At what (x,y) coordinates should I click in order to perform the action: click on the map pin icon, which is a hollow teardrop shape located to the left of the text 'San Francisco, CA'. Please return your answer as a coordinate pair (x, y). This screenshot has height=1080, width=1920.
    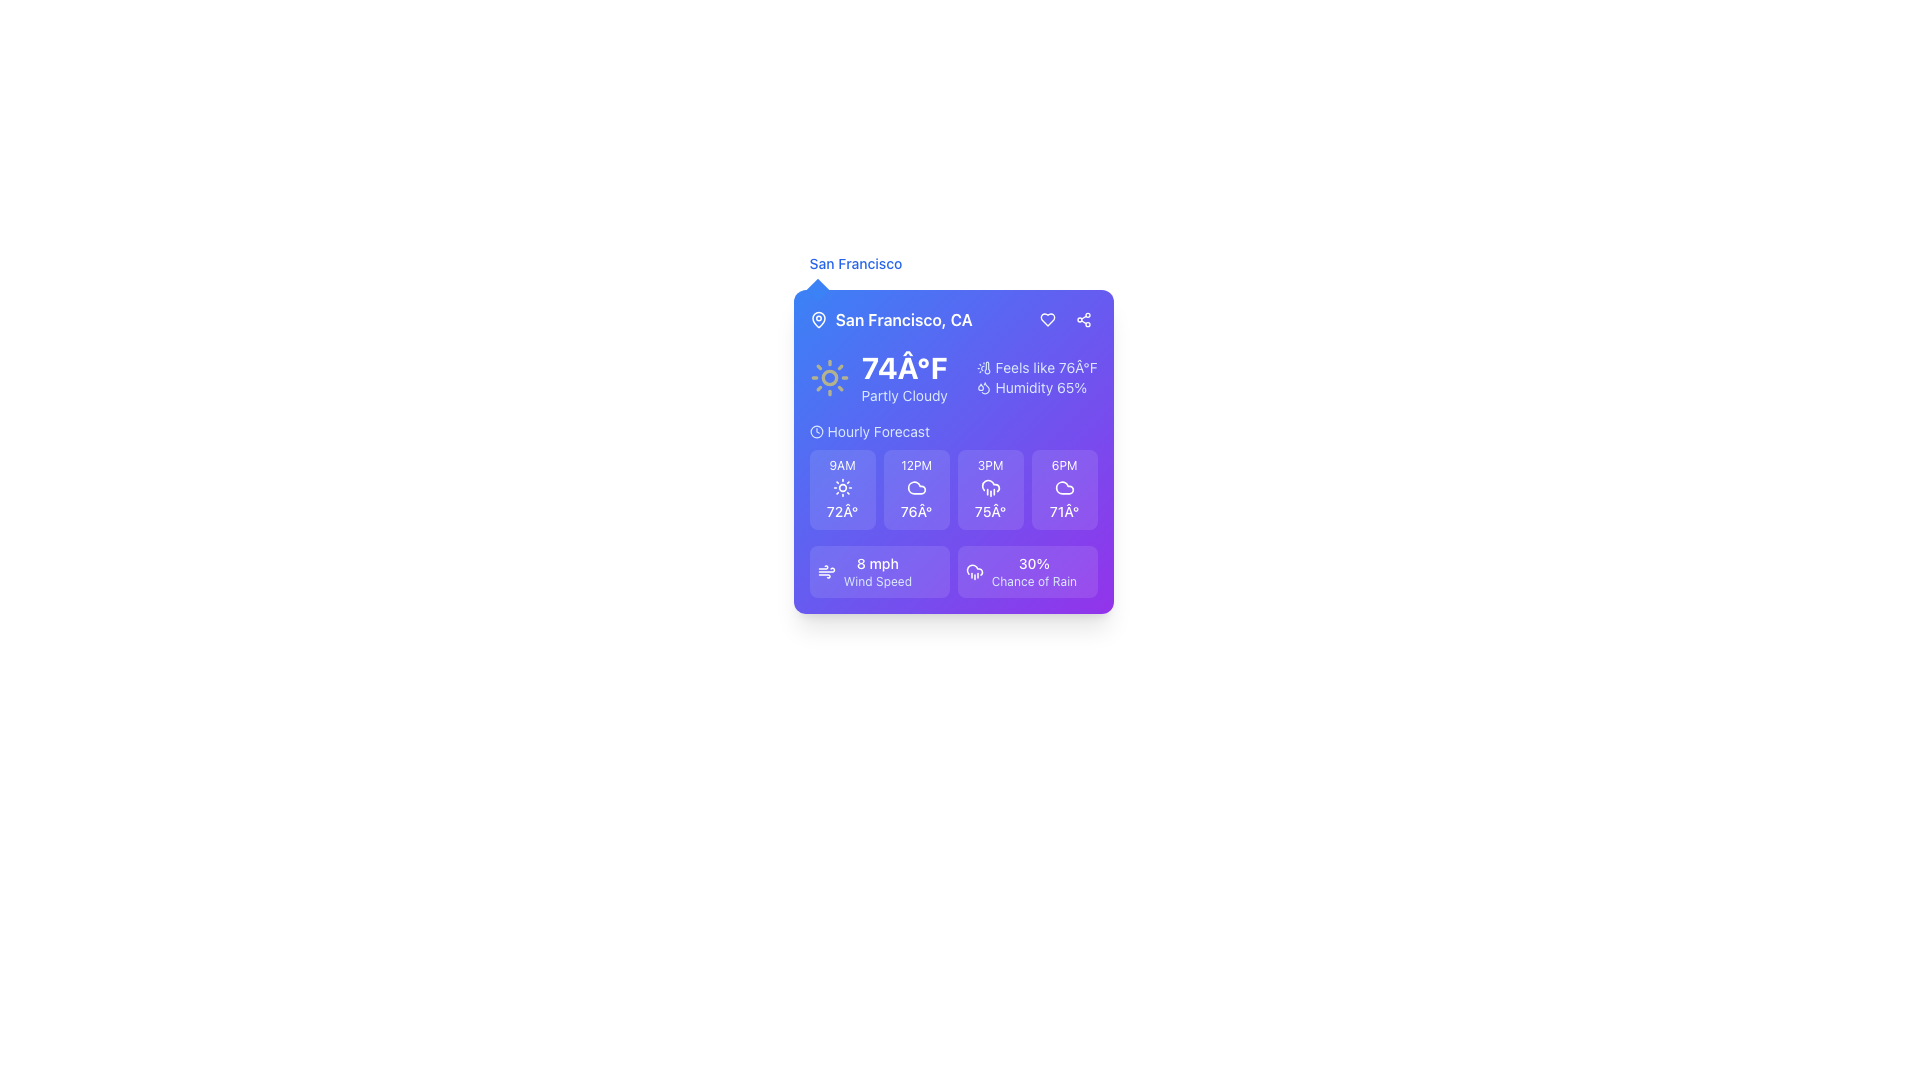
    Looking at the image, I should click on (818, 319).